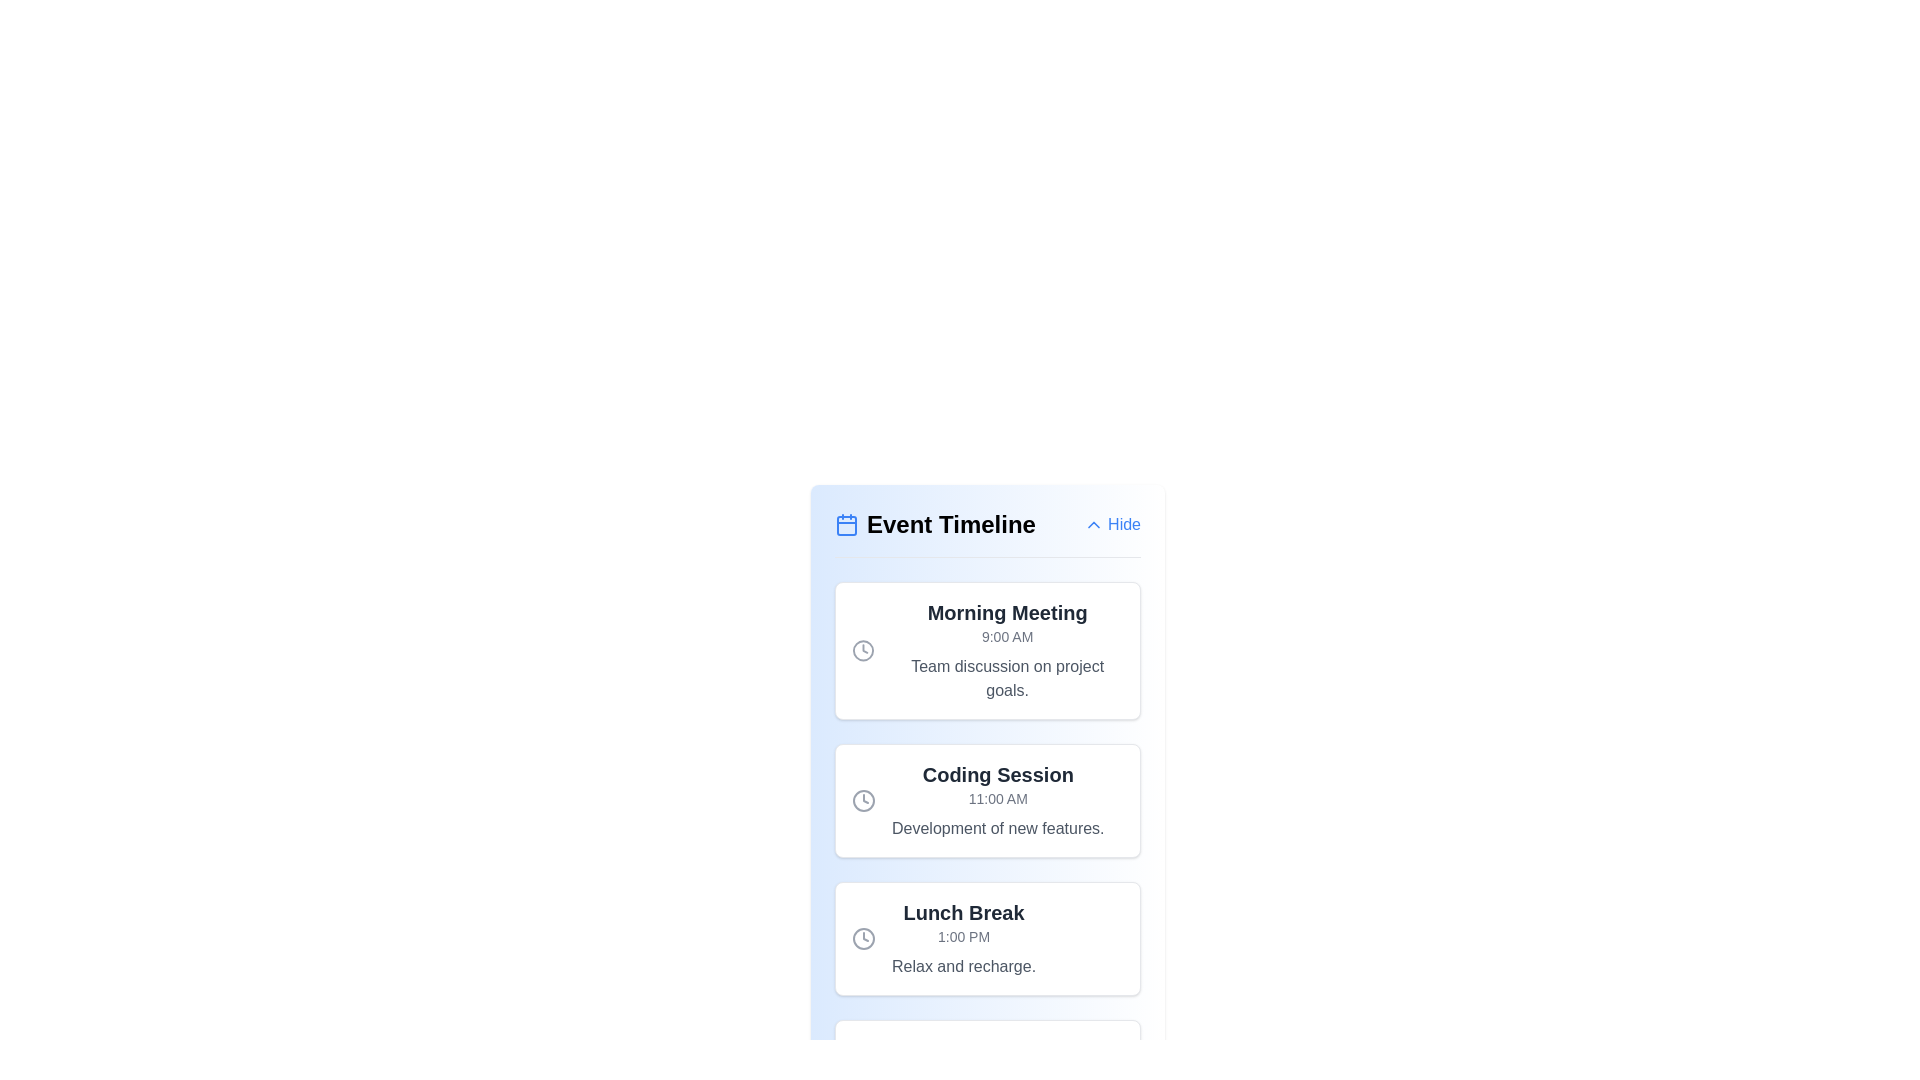  Describe the element at coordinates (863, 651) in the screenshot. I see `the clock icon representing the time '9:00 AM' associated with the 'Morning Meeting' event card located in the 'Event Timeline'` at that location.